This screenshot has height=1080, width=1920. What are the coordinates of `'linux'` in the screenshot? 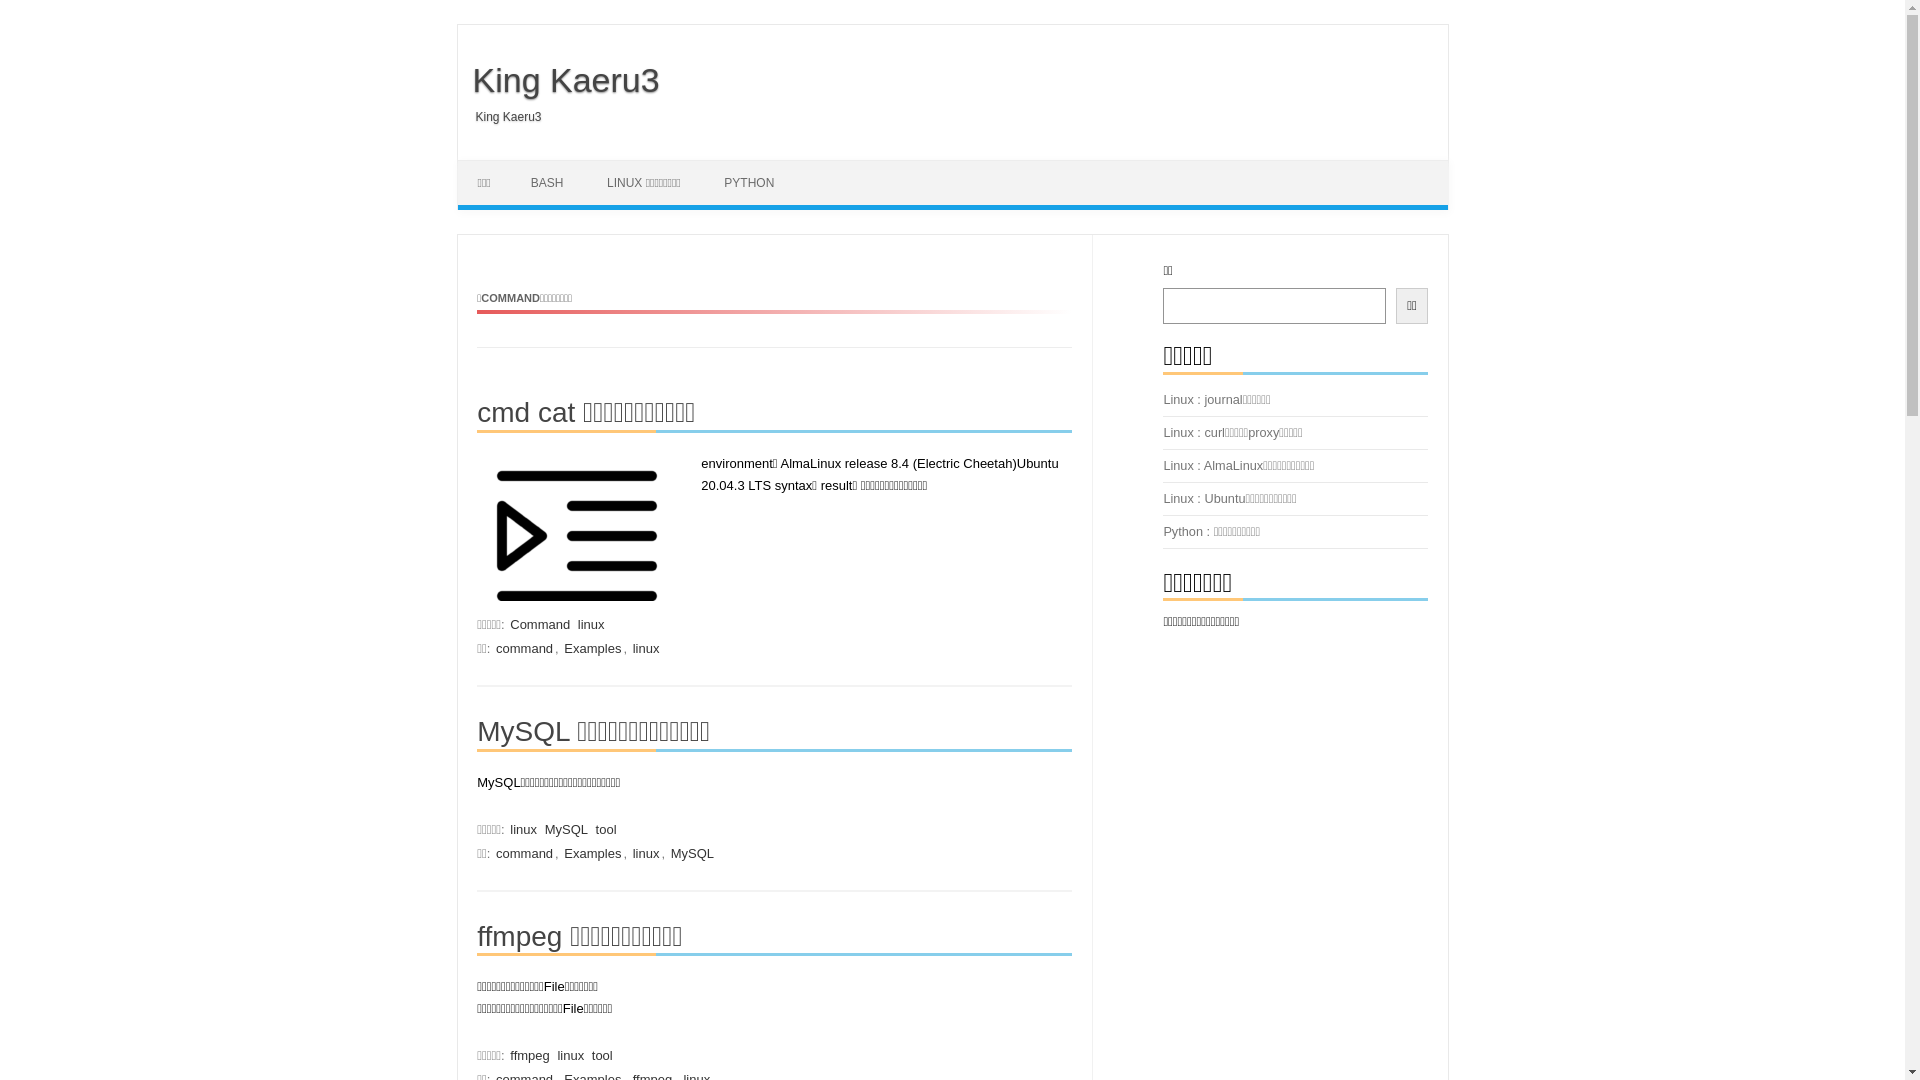 It's located at (646, 648).